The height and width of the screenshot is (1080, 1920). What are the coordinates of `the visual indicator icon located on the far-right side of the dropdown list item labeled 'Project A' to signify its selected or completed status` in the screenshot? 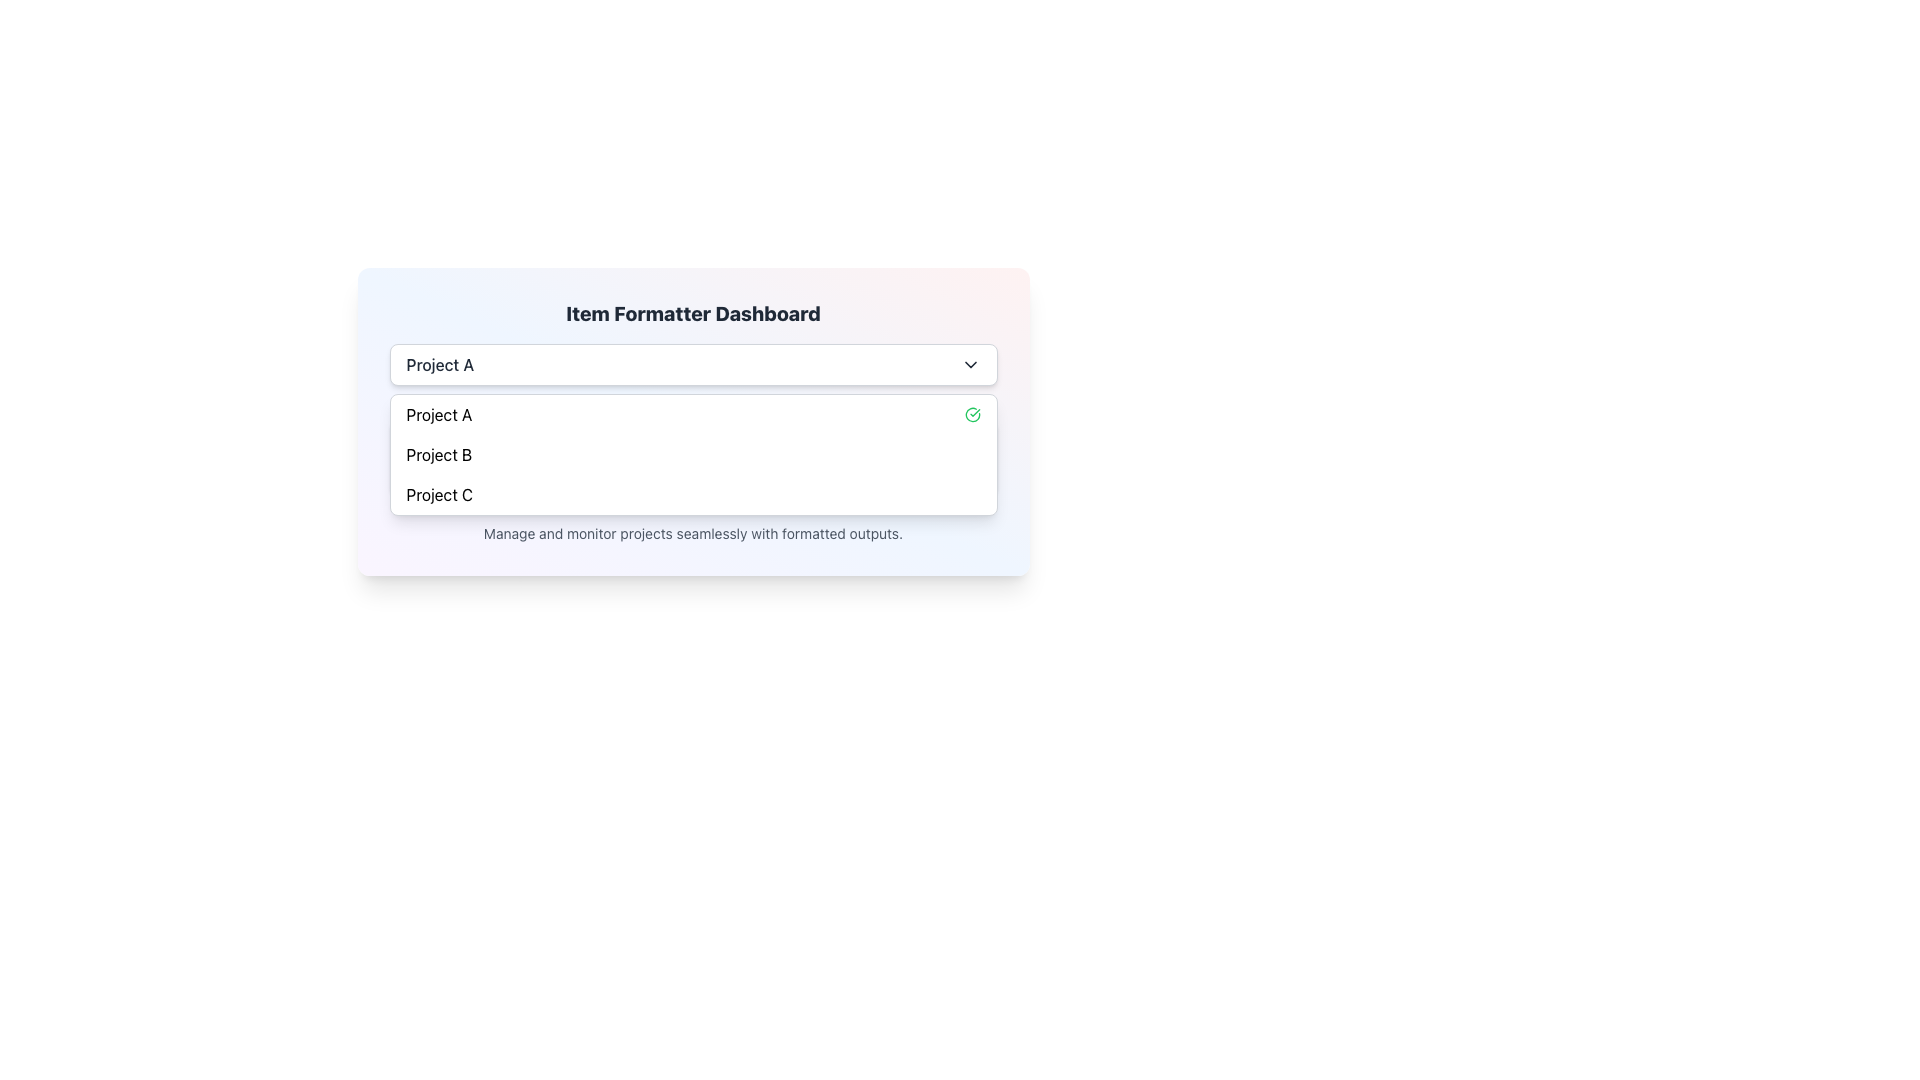 It's located at (972, 414).